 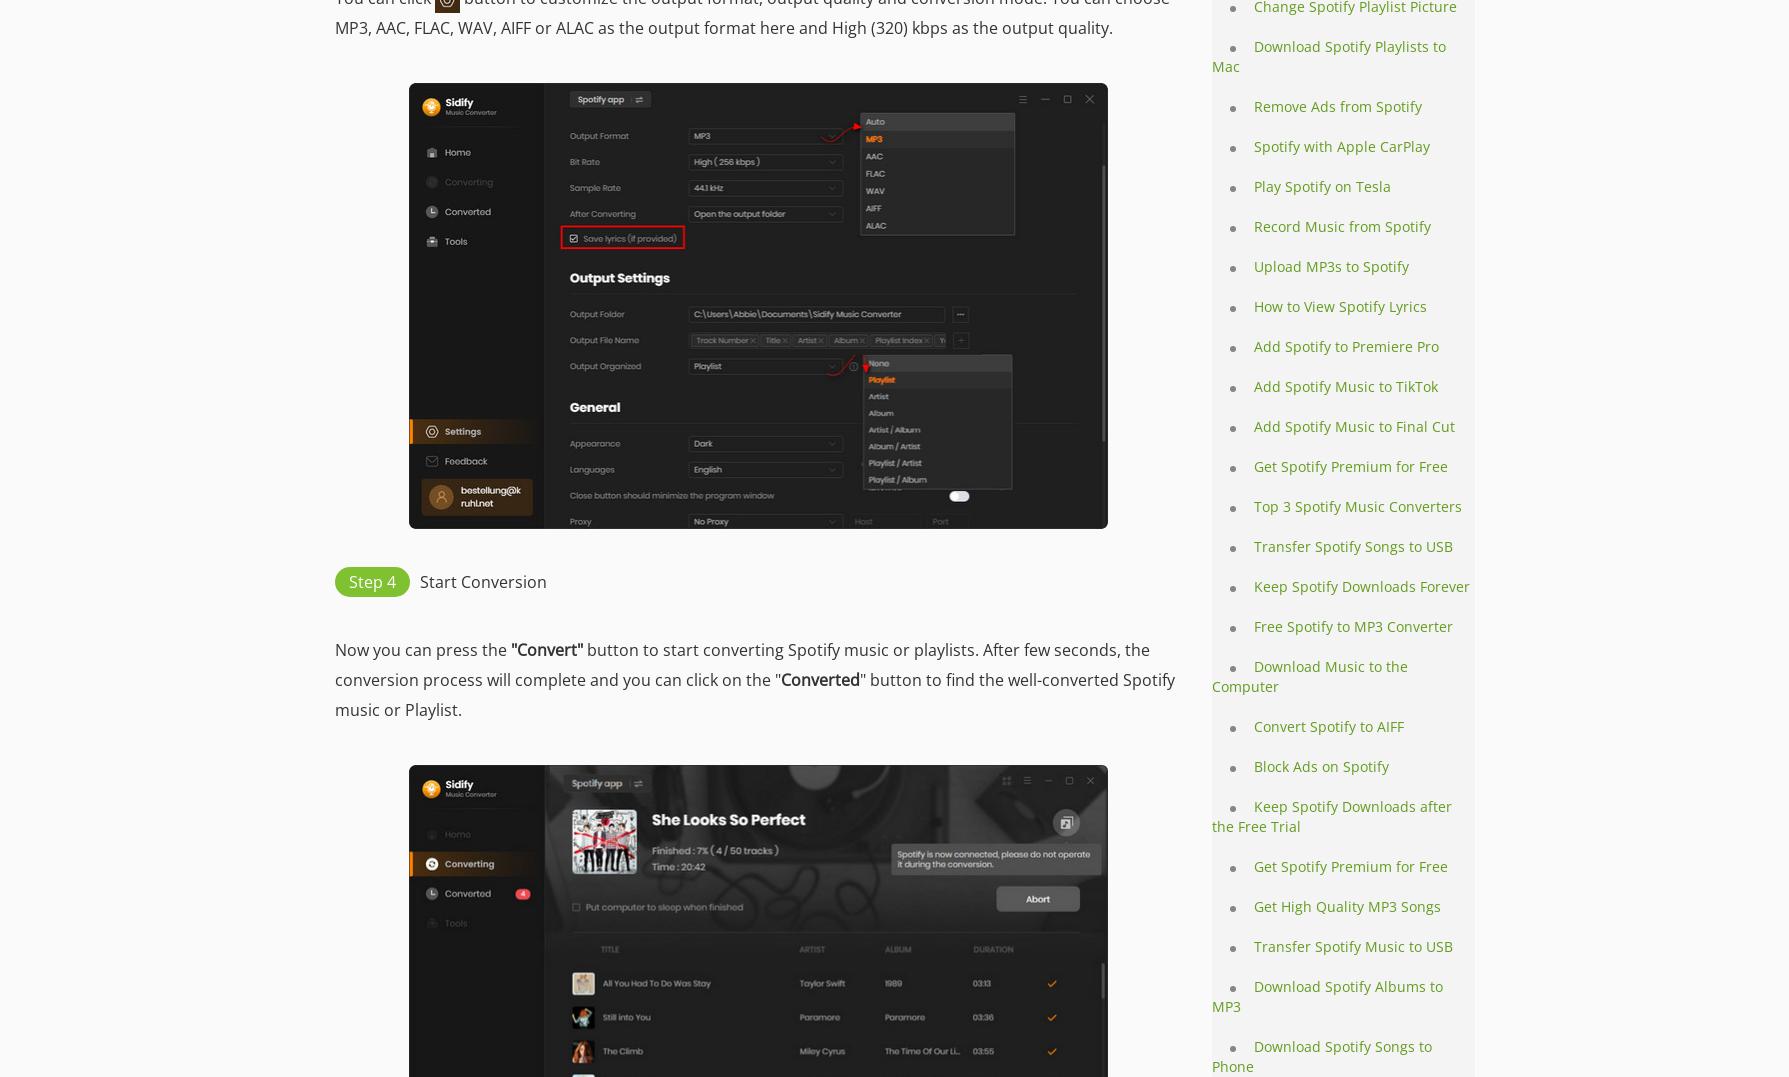 What do you see at coordinates (1254, 345) in the screenshot?
I see `'Add Spotify to Premiere Pro'` at bounding box center [1254, 345].